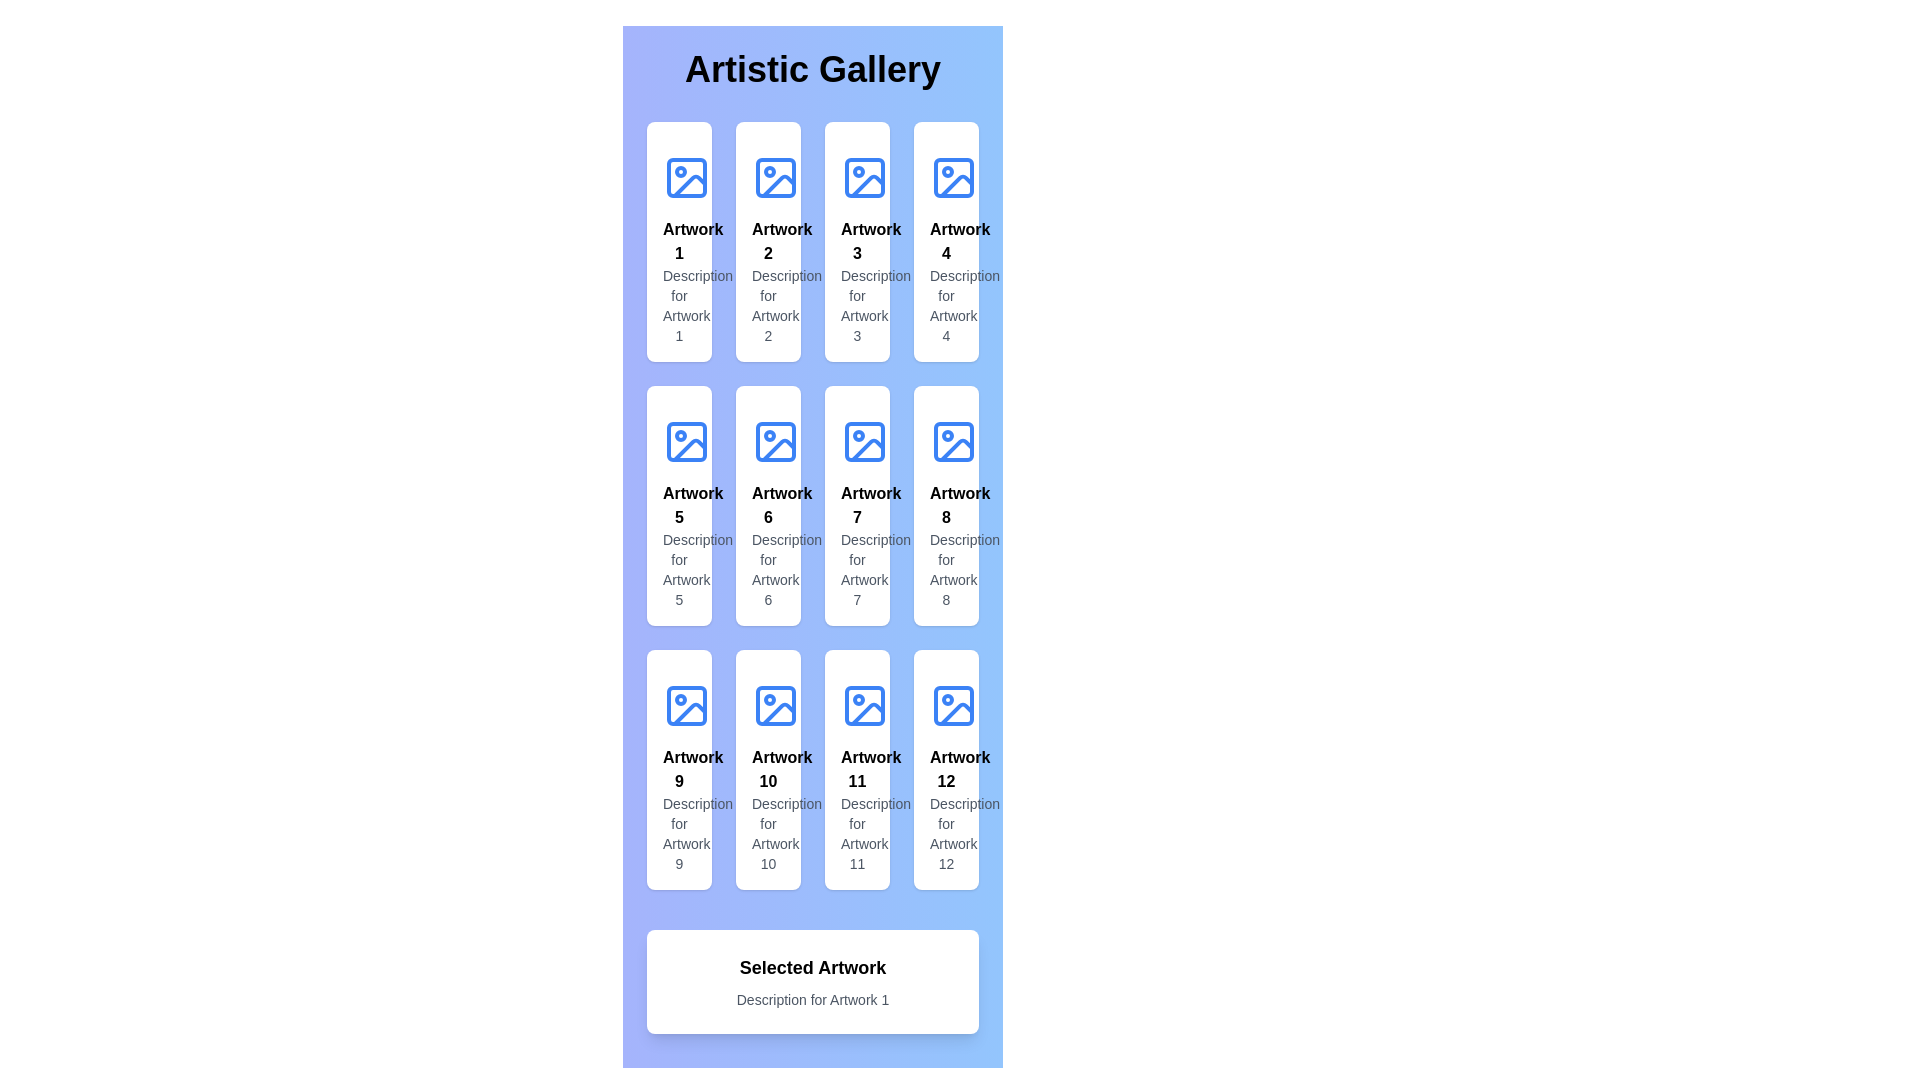 Image resolution: width=1920 pixels, height=1080 pixels. What do you see at coordinates (864, 704) in the screenshot?
I see `SVG rectangle that serves as the background of the image icon within the 'Artwork 11' card located in the third row and third column of the grid layout` at bounding box center [864, 704].